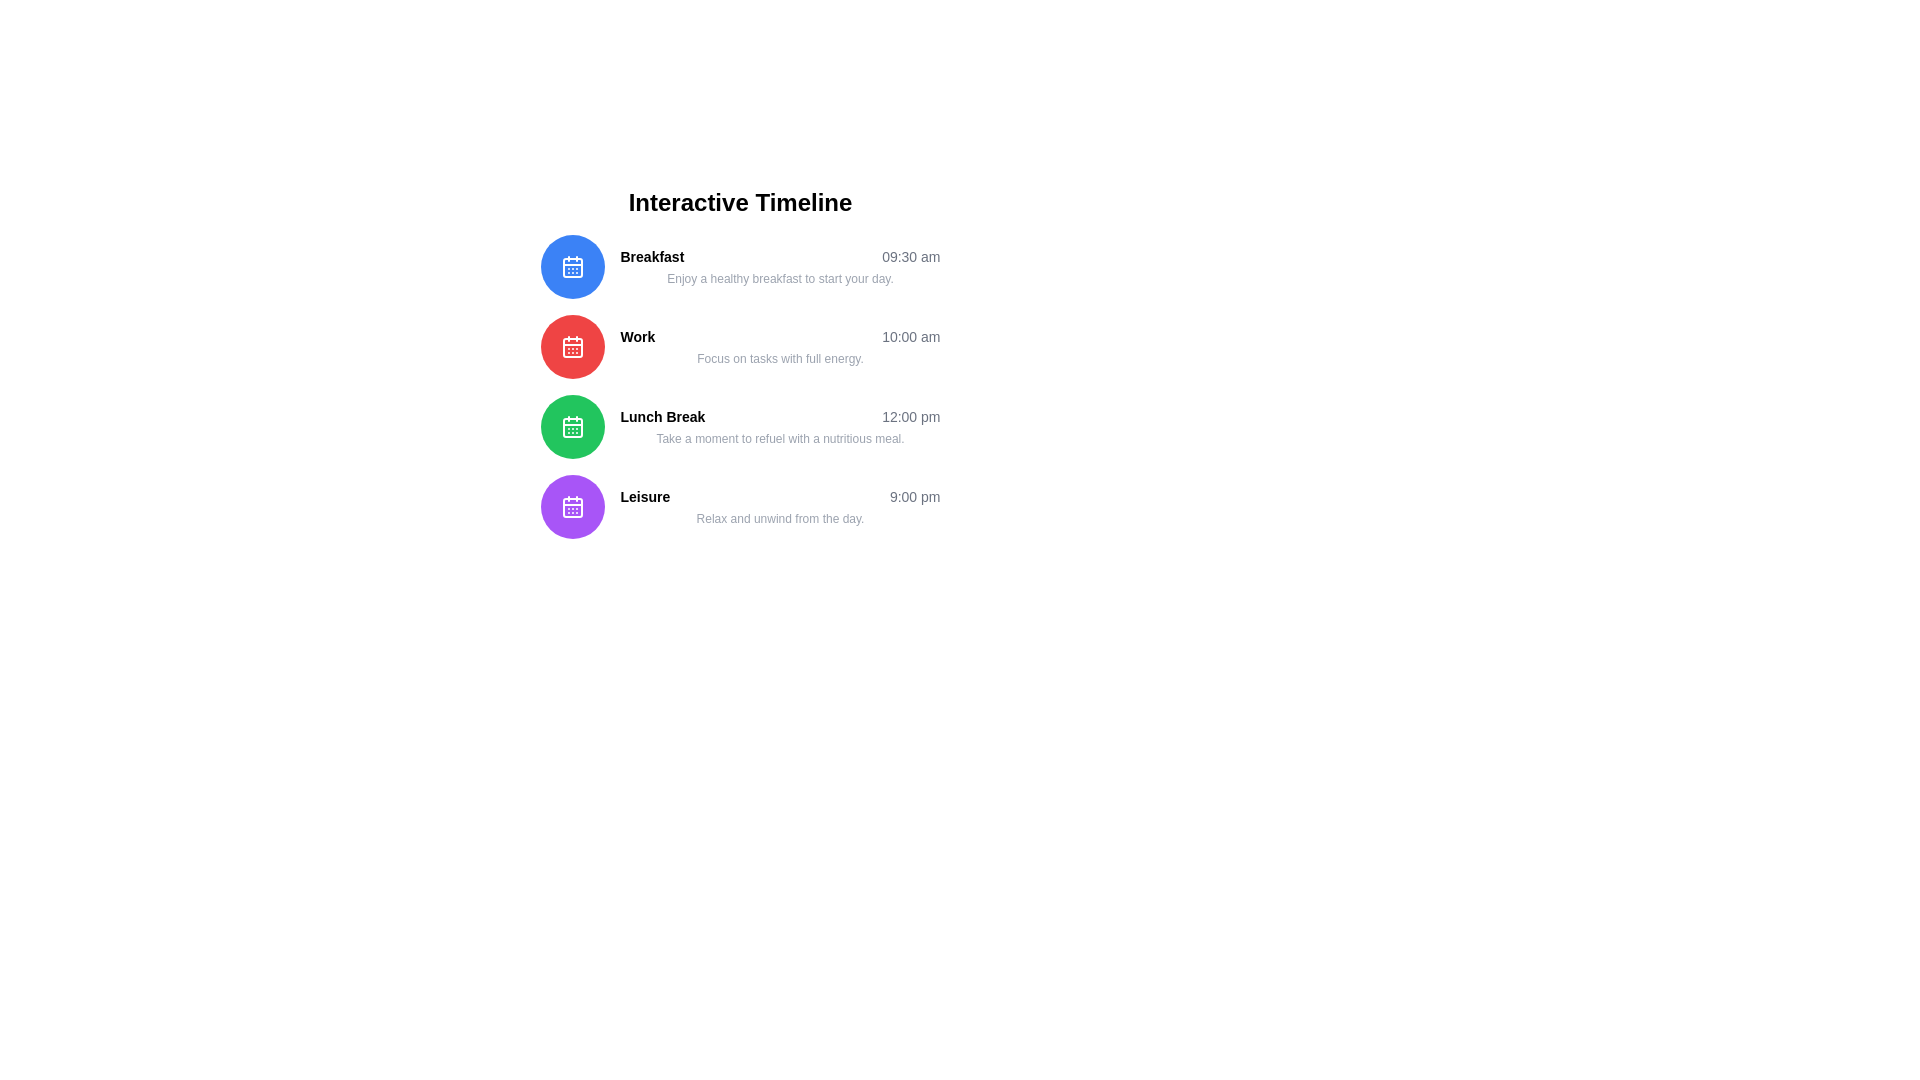 The image size is (1920, 1080). I want to click on the white square with rounded corners that is inside the blue circular background, representing the 'Breakfast' schedule entry, so click(571, 266).